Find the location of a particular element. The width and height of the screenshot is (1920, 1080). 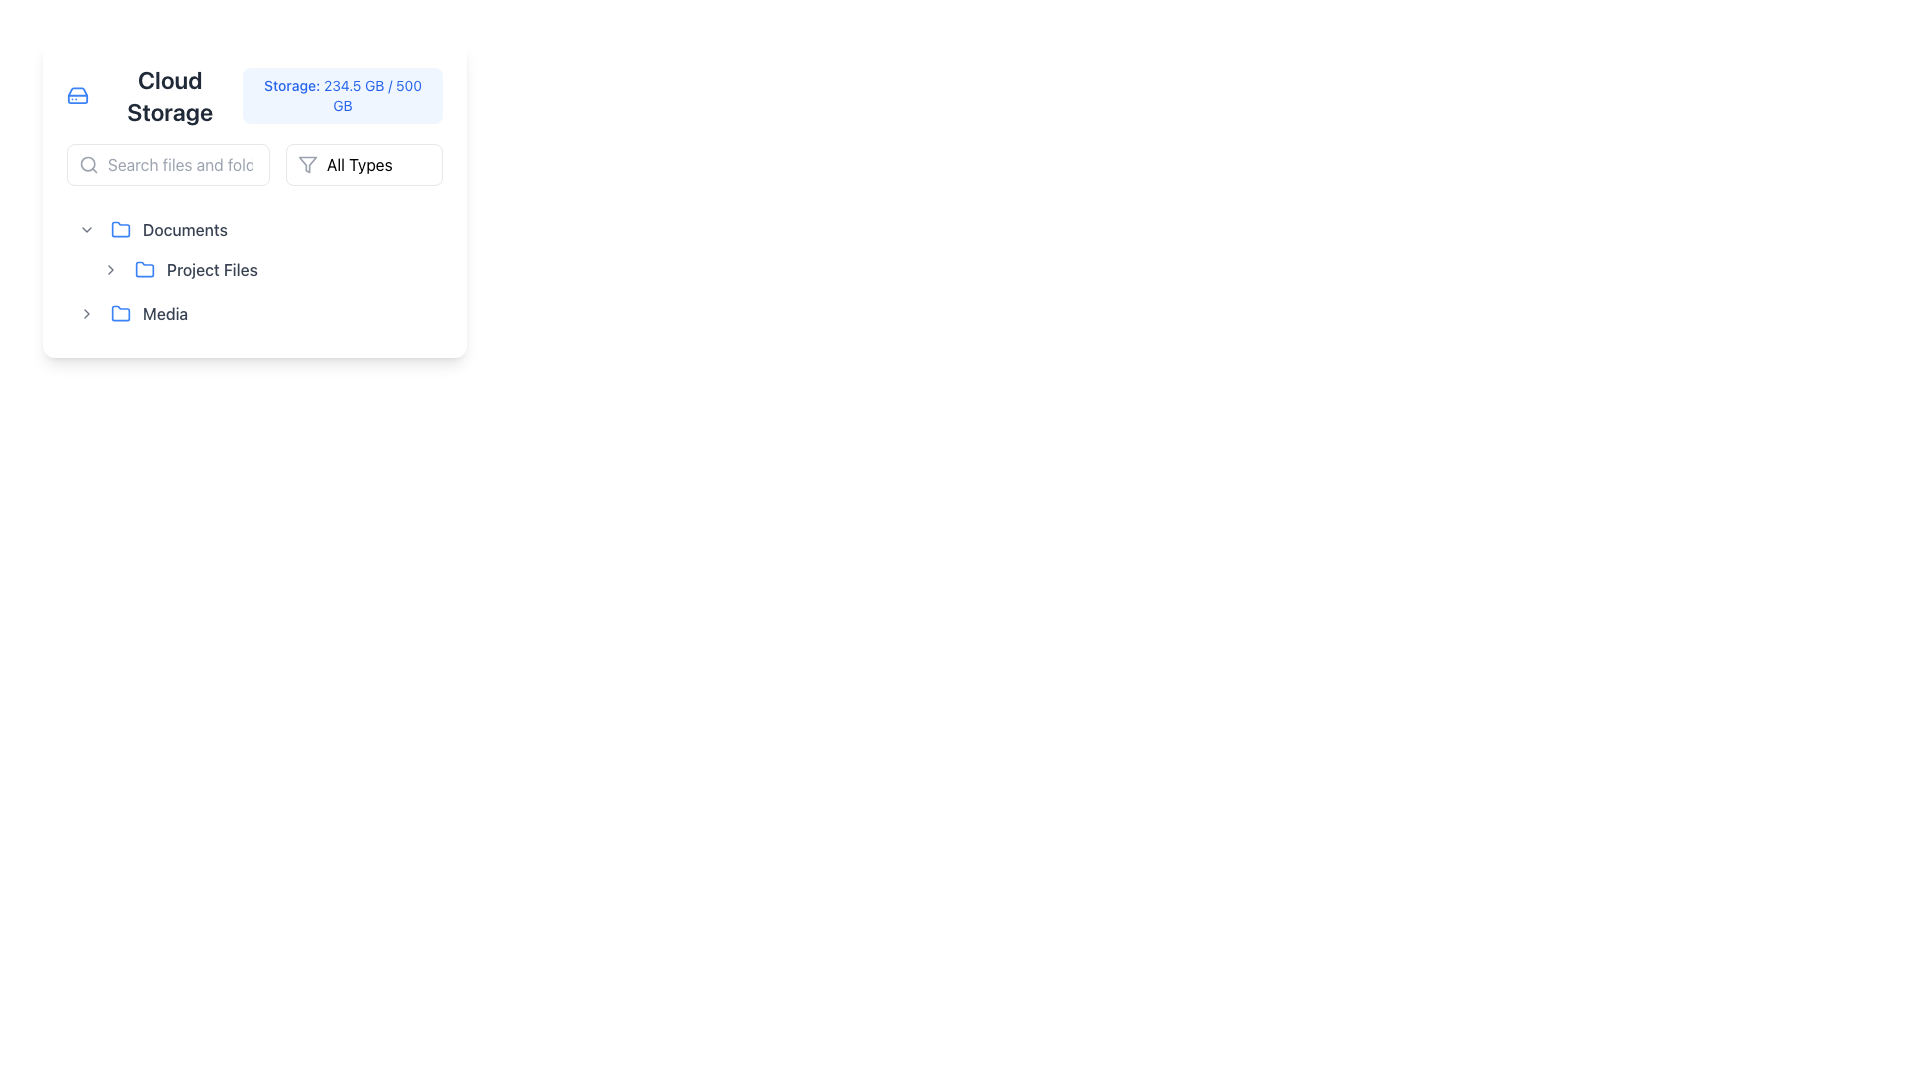

the 'Cloud Storage' informational display component that shows the storage usage status, which includes the title styled in bold and large font along with the usage information in blue color and a hard drive icon is located at coordinates (253, 96).